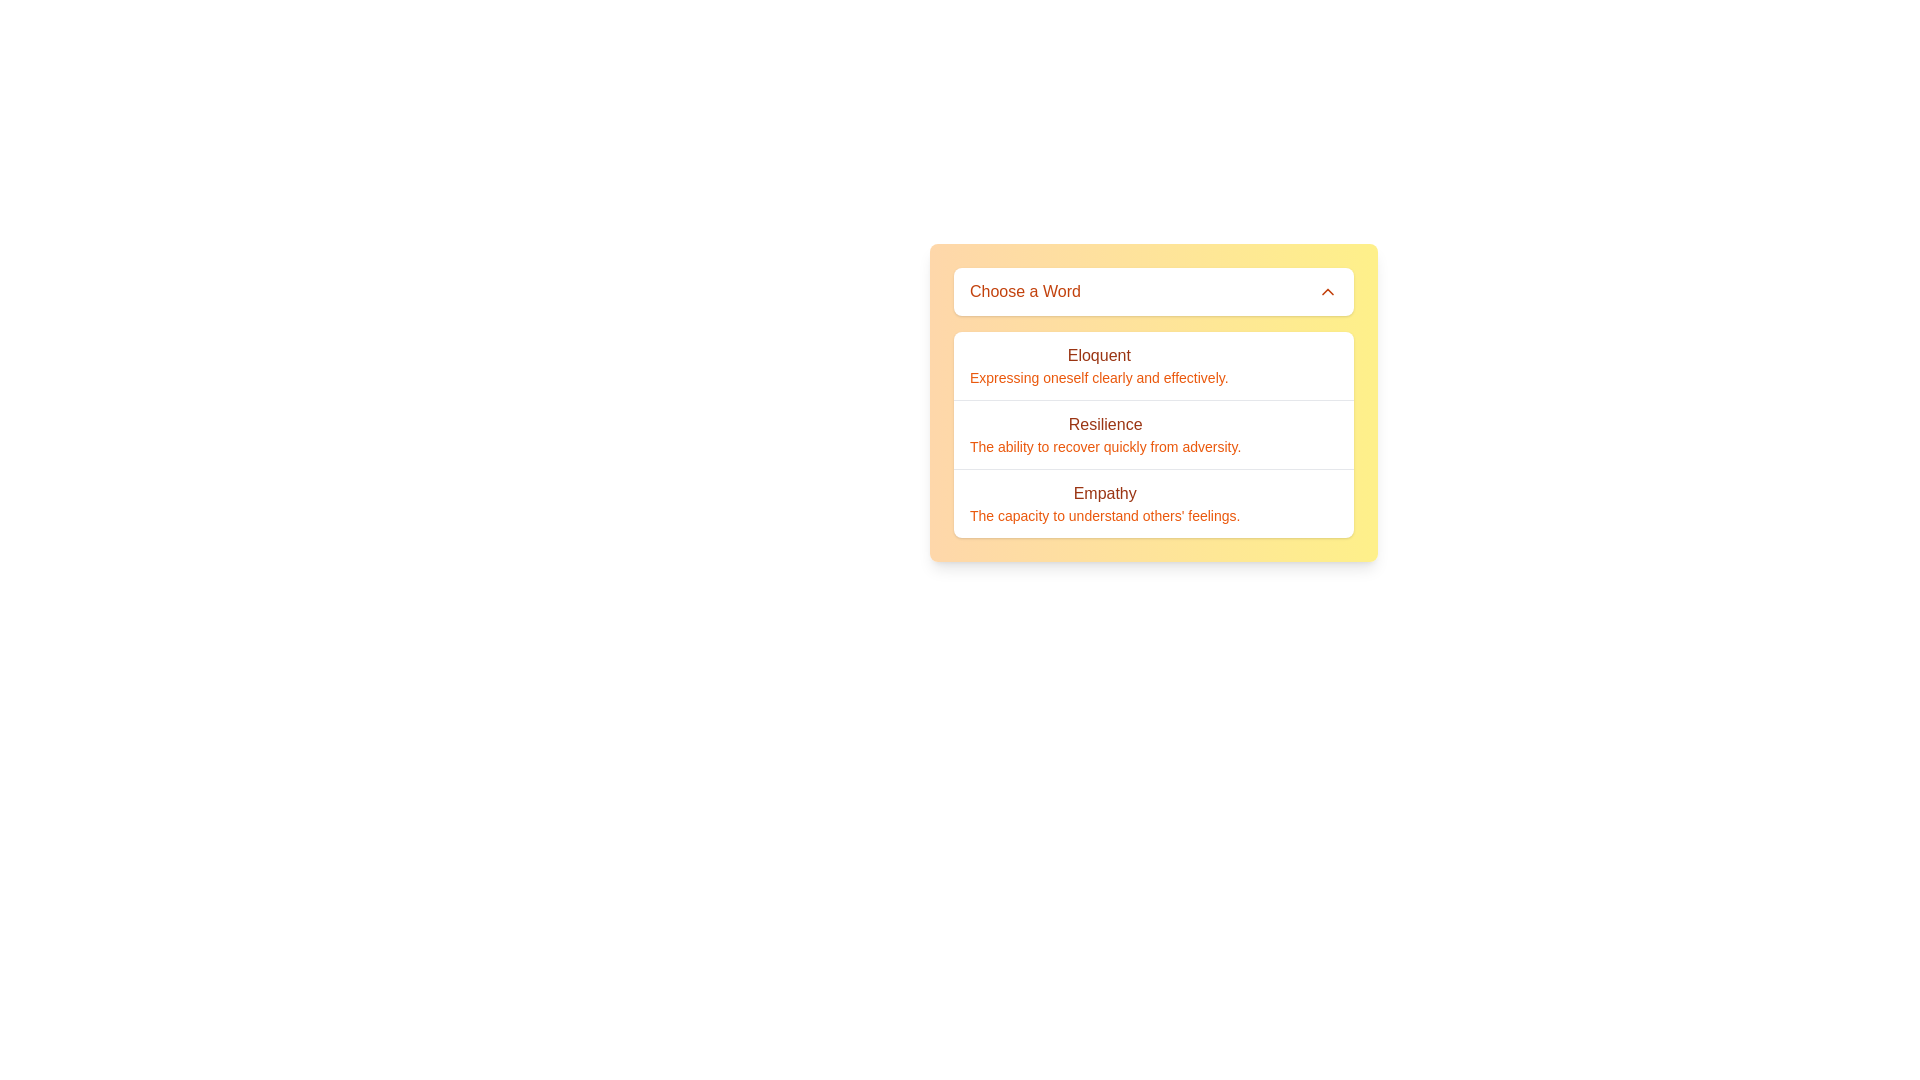 Image resolution: width=1920 pixels, height=1080 pixels. Describe the element at coordinates (1025, 292) in the screenshot. I see `the static text label that states 'Choose a Word' in bold orange font, positioned in the top-left part of the dropdown interface` at that location.